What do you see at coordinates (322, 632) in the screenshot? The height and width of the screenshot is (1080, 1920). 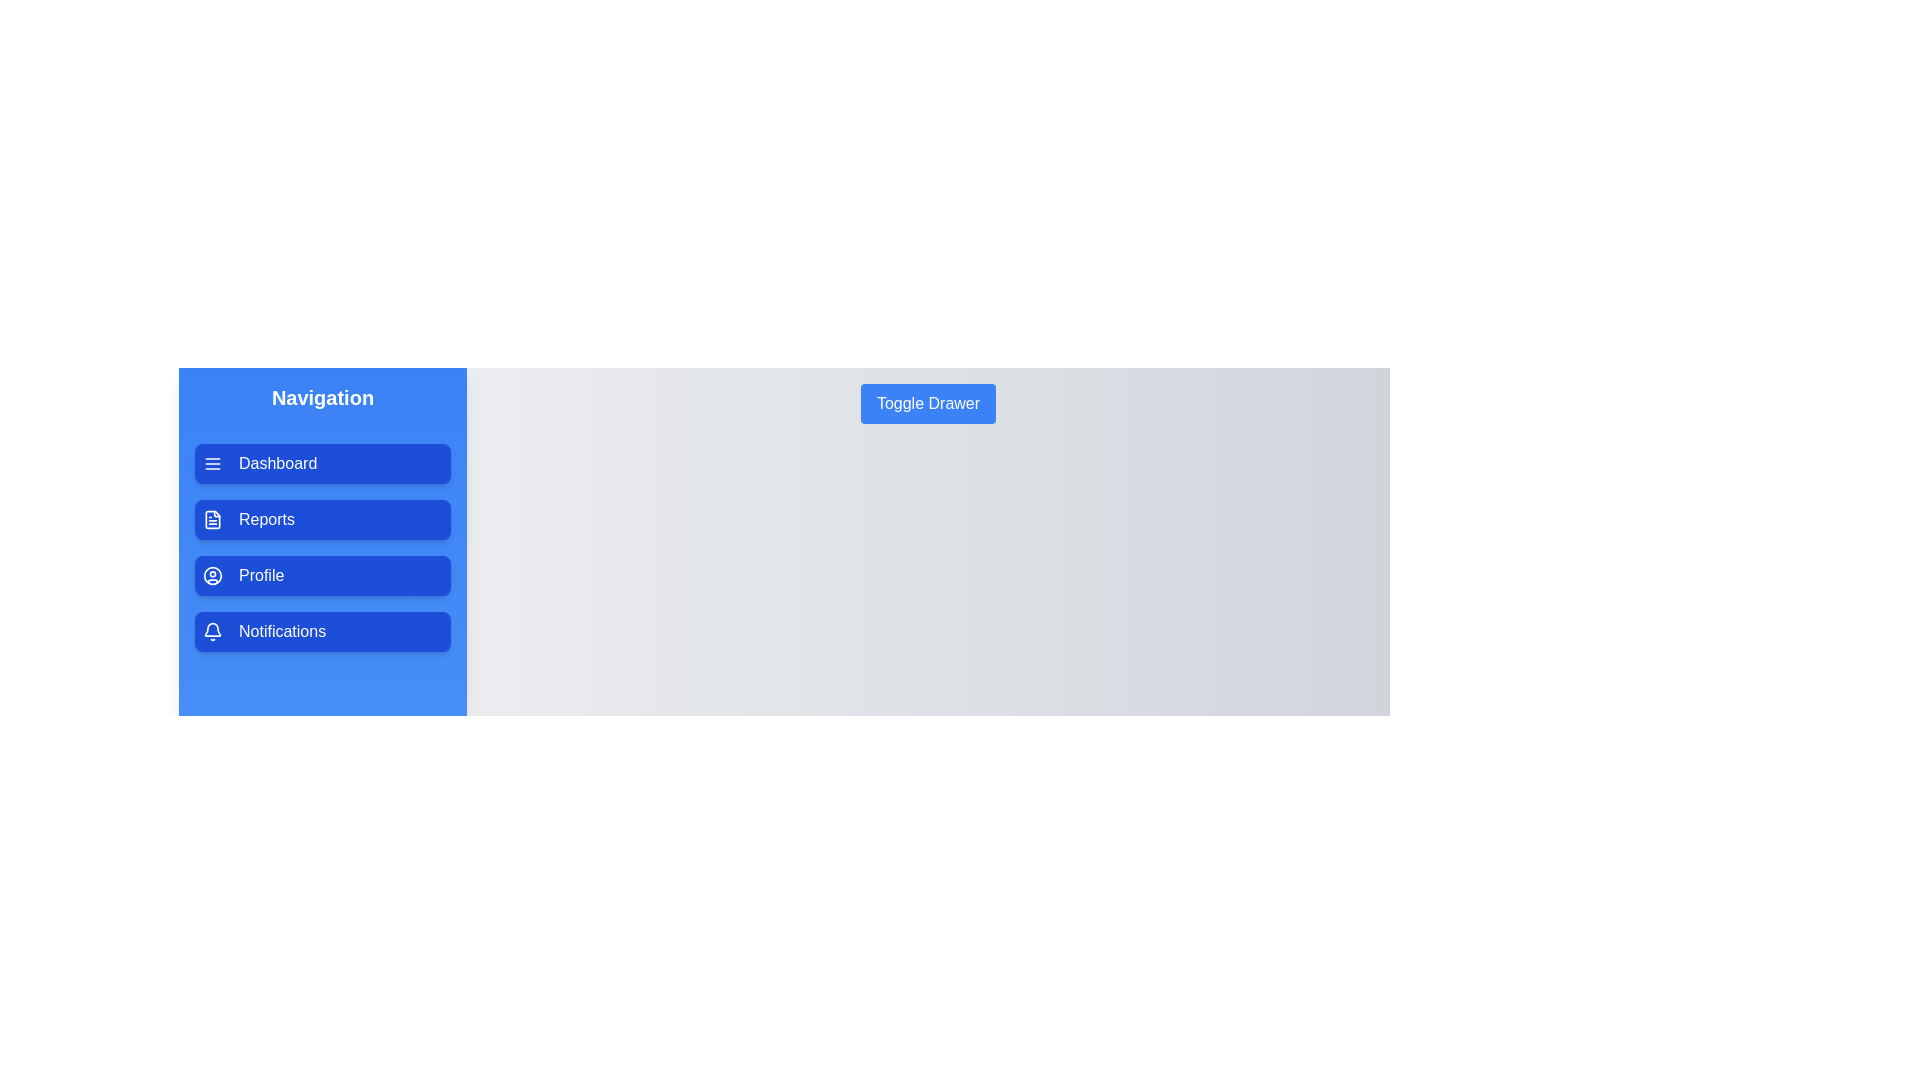 I see `the menu item labeled Notifications to select it` at bounding box center [322, 632].